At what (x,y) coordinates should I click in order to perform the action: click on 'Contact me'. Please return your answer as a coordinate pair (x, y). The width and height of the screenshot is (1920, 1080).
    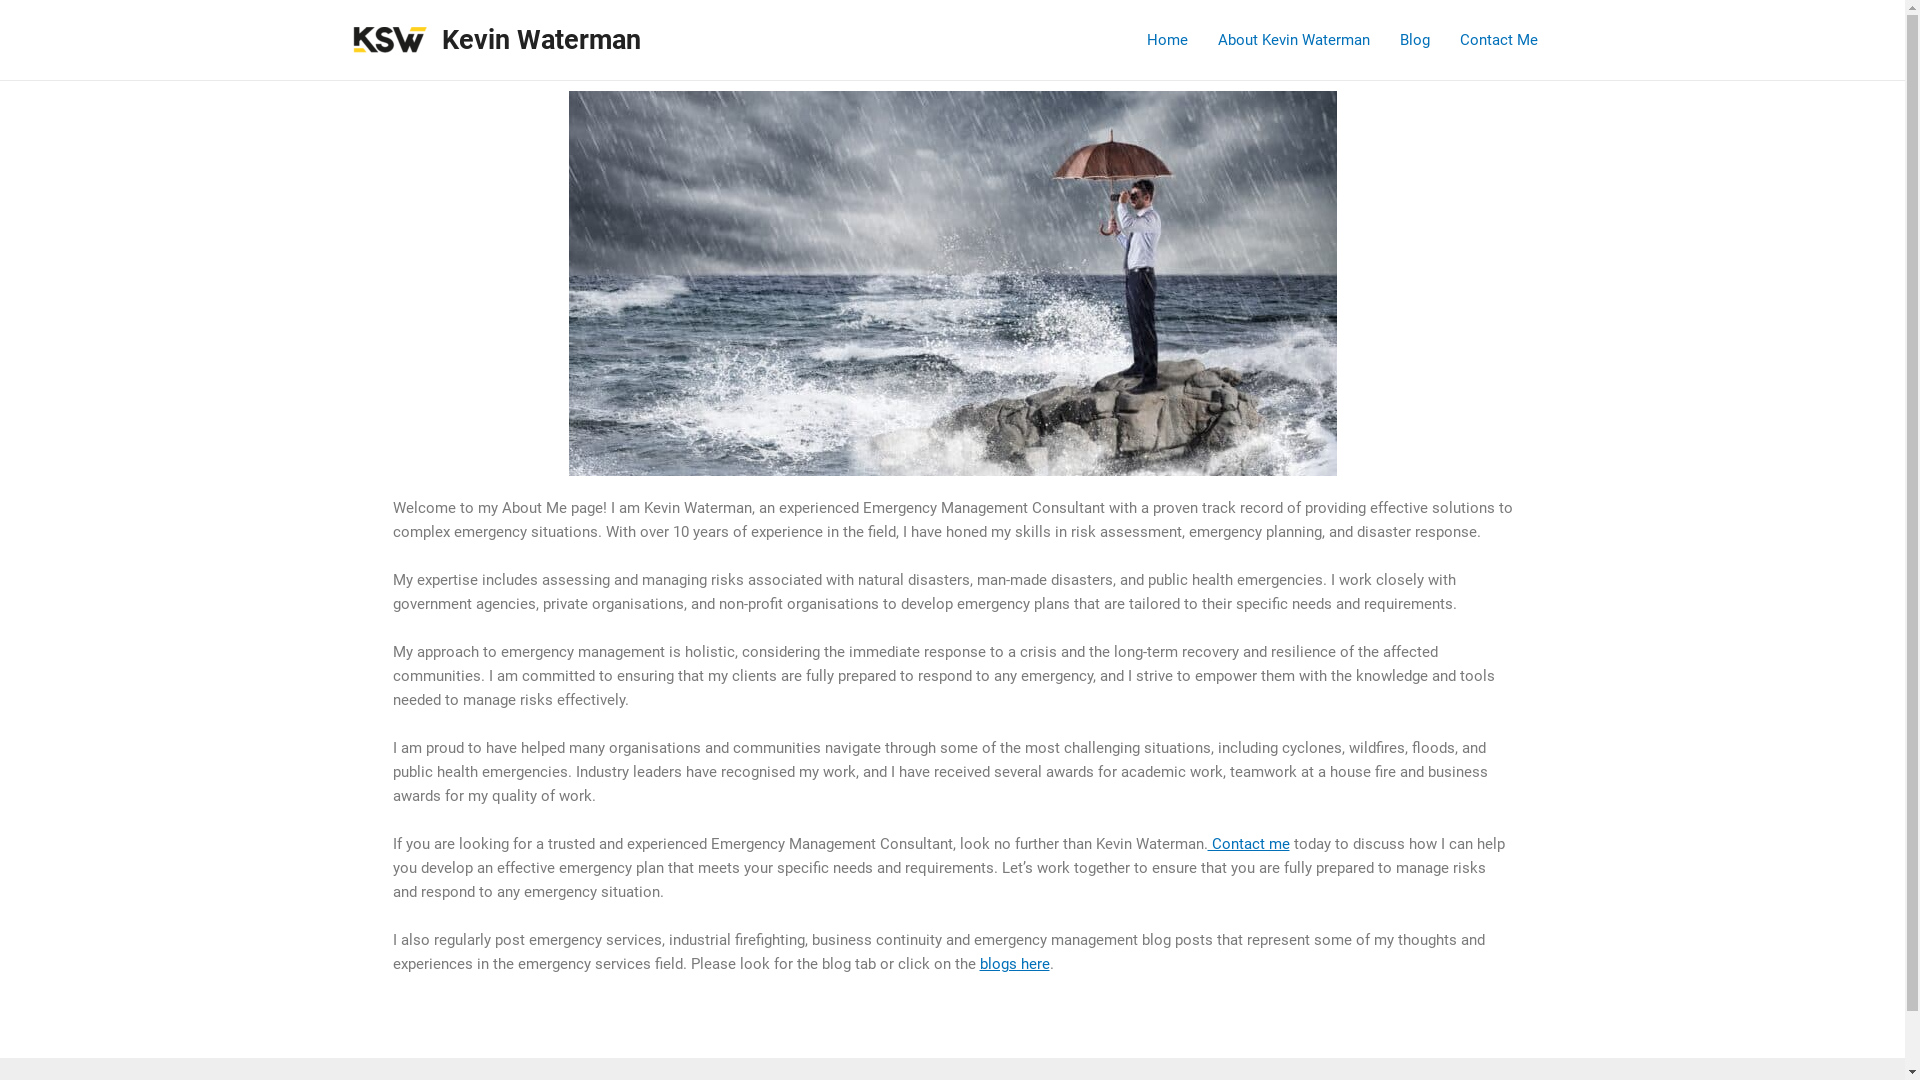
    Looking at the image, I should click on (1247, 844).